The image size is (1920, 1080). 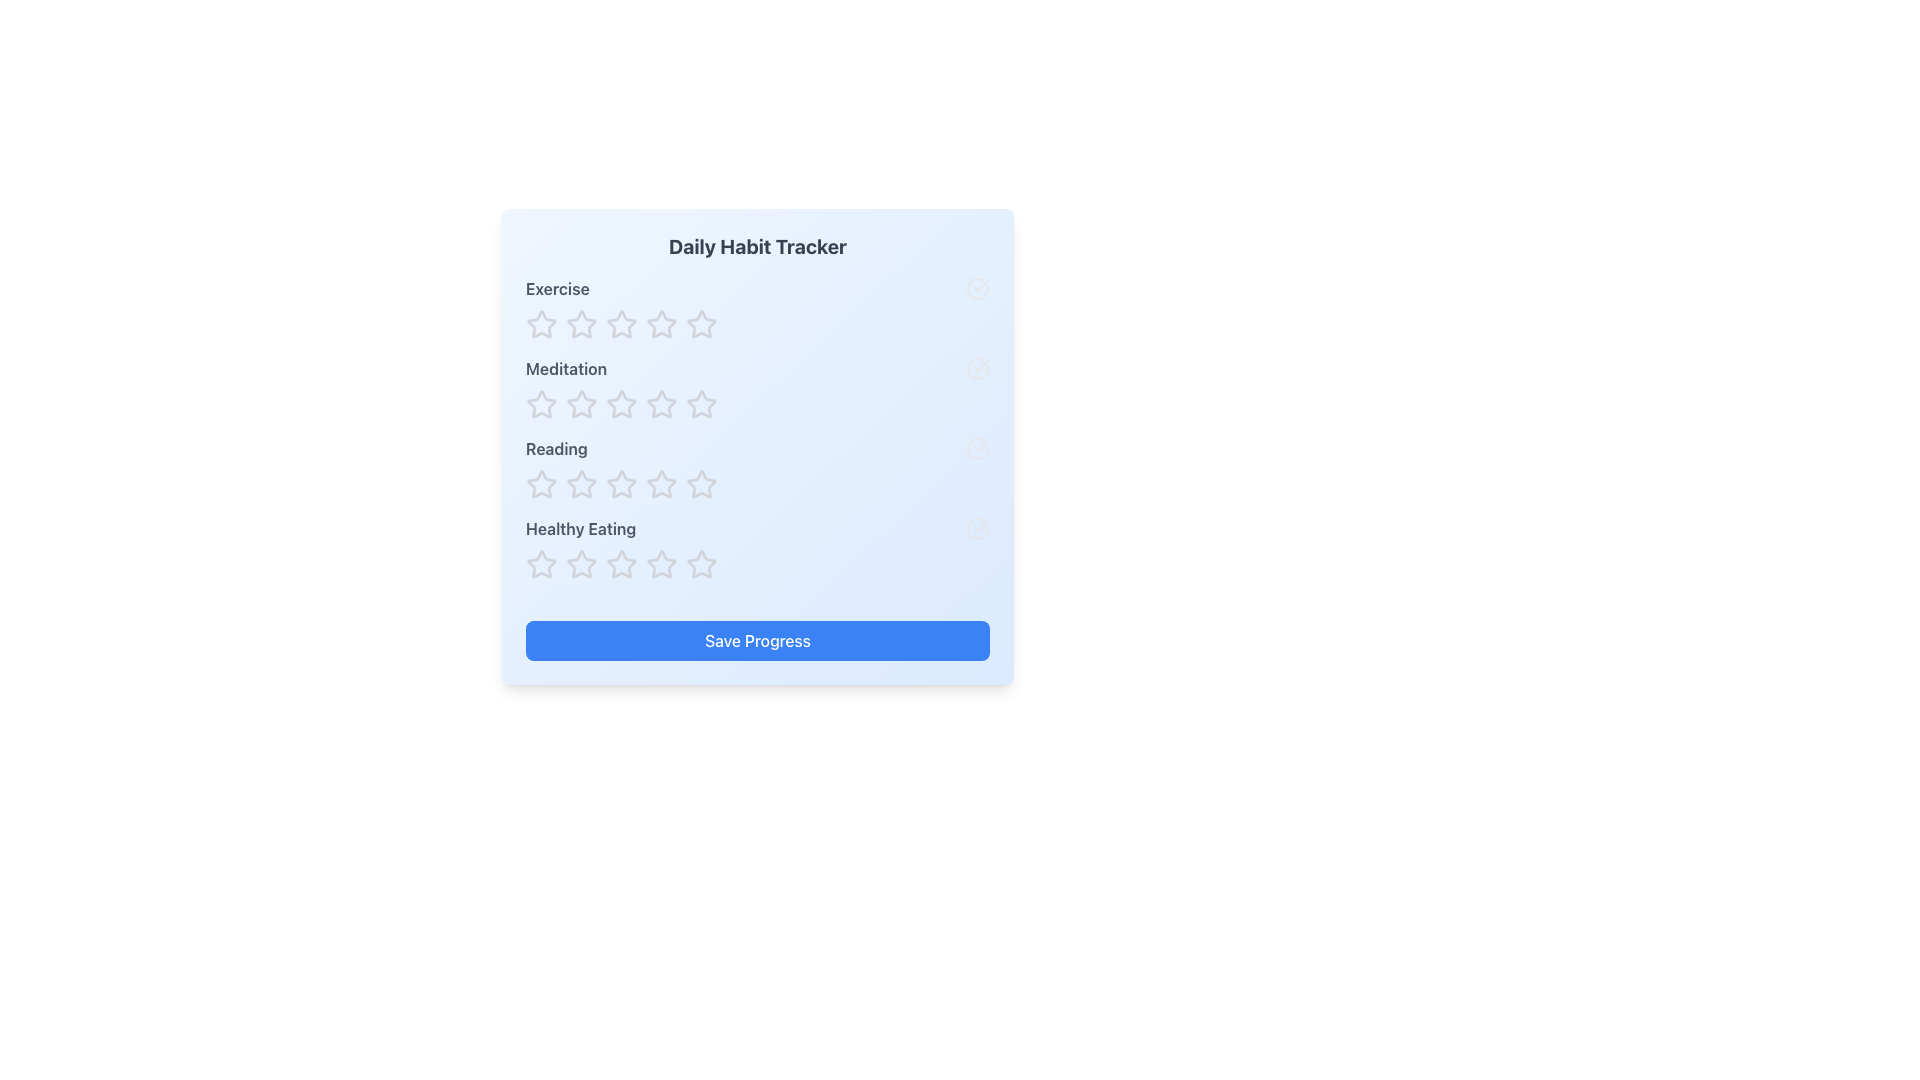 I want to click on the third star in the row of five within the 'Exercise' habit section of the 'Daily Habit Tracker' to register a rating, so click(x=701, y=323).